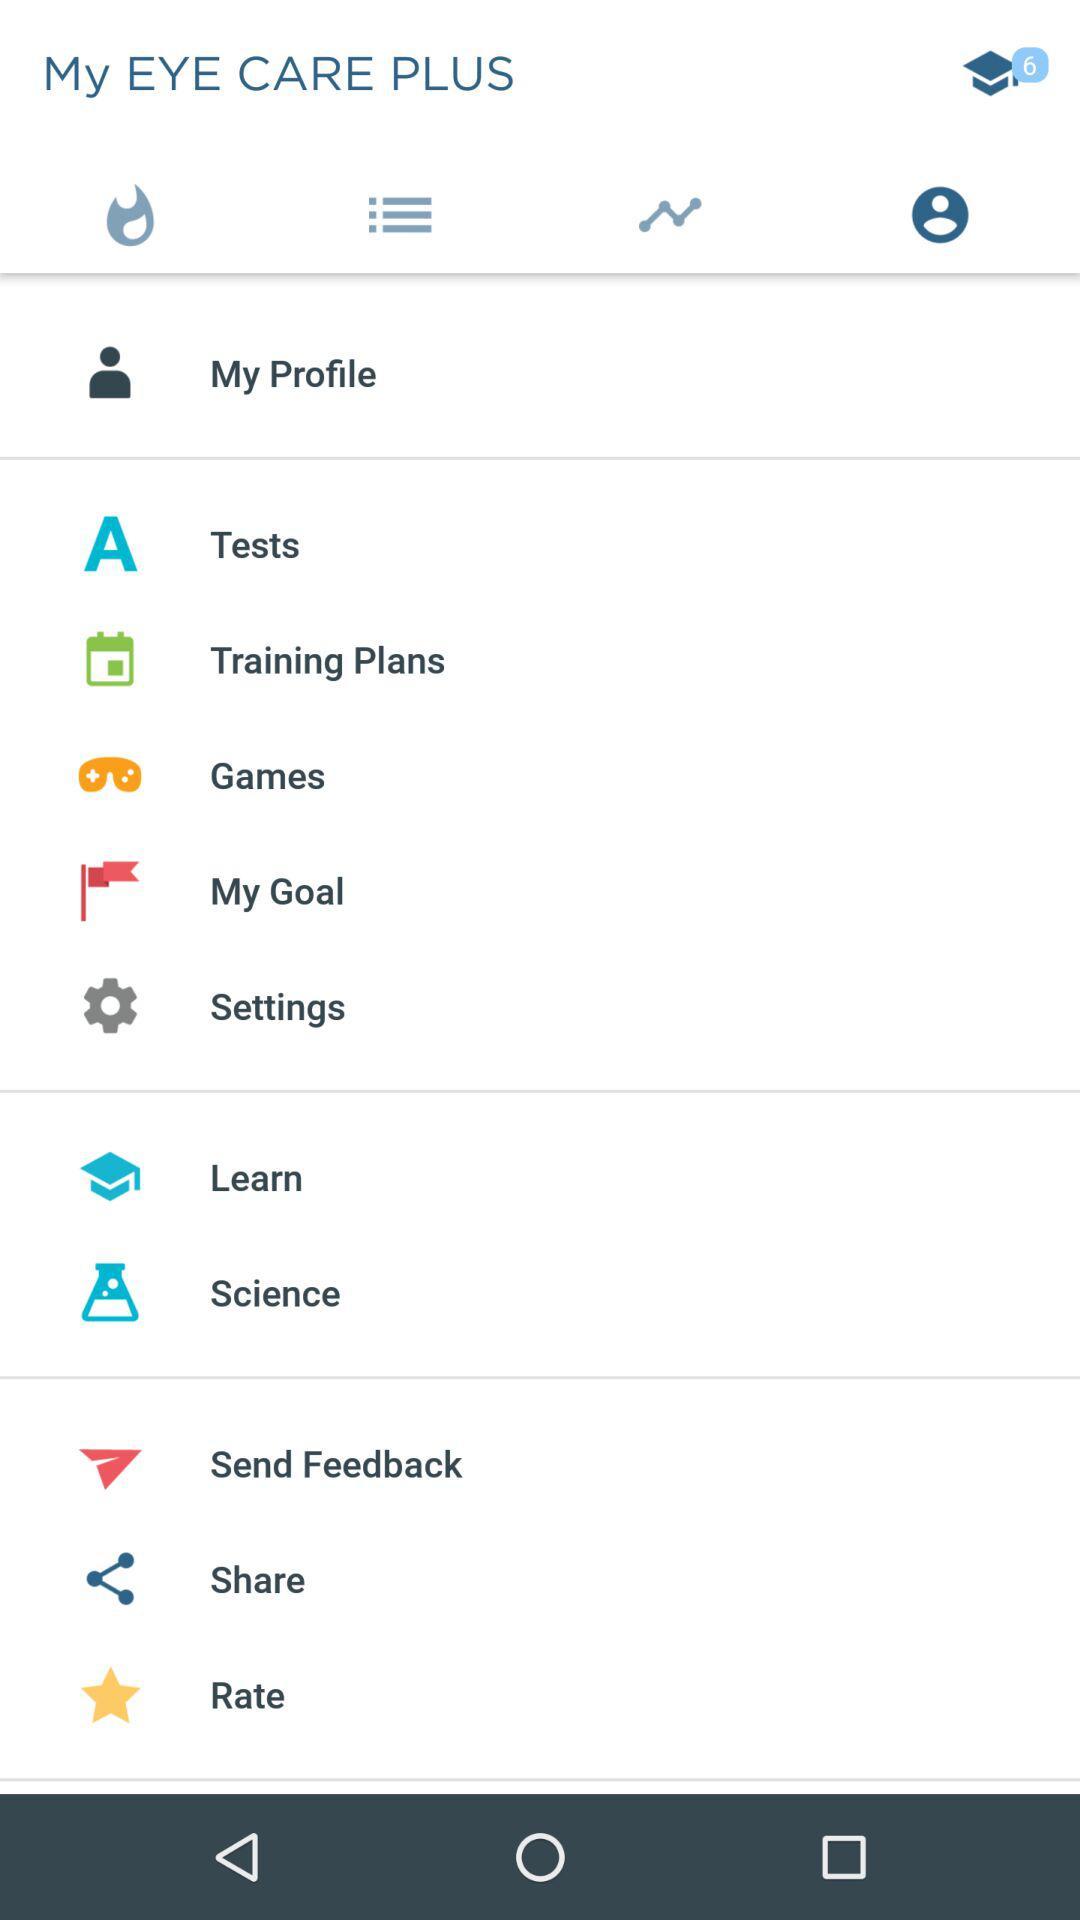 This screenshot has width=1080, height=1920. Describe the element at coordinates (405, 210) in the screenshot. I see `the` at that location.